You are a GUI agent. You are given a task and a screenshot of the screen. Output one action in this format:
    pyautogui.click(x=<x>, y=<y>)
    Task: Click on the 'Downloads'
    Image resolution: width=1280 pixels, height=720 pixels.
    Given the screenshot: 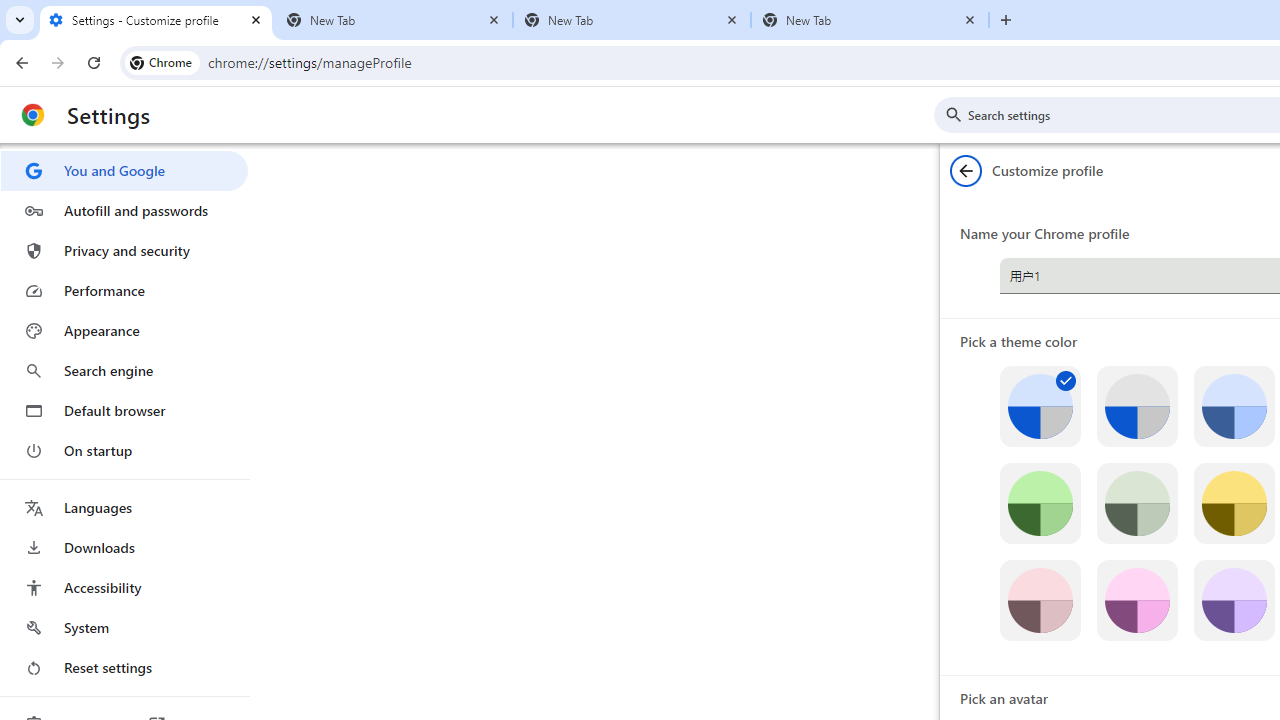 What is the action you would take?
    pyautogui.click(x=123, y=547)
    